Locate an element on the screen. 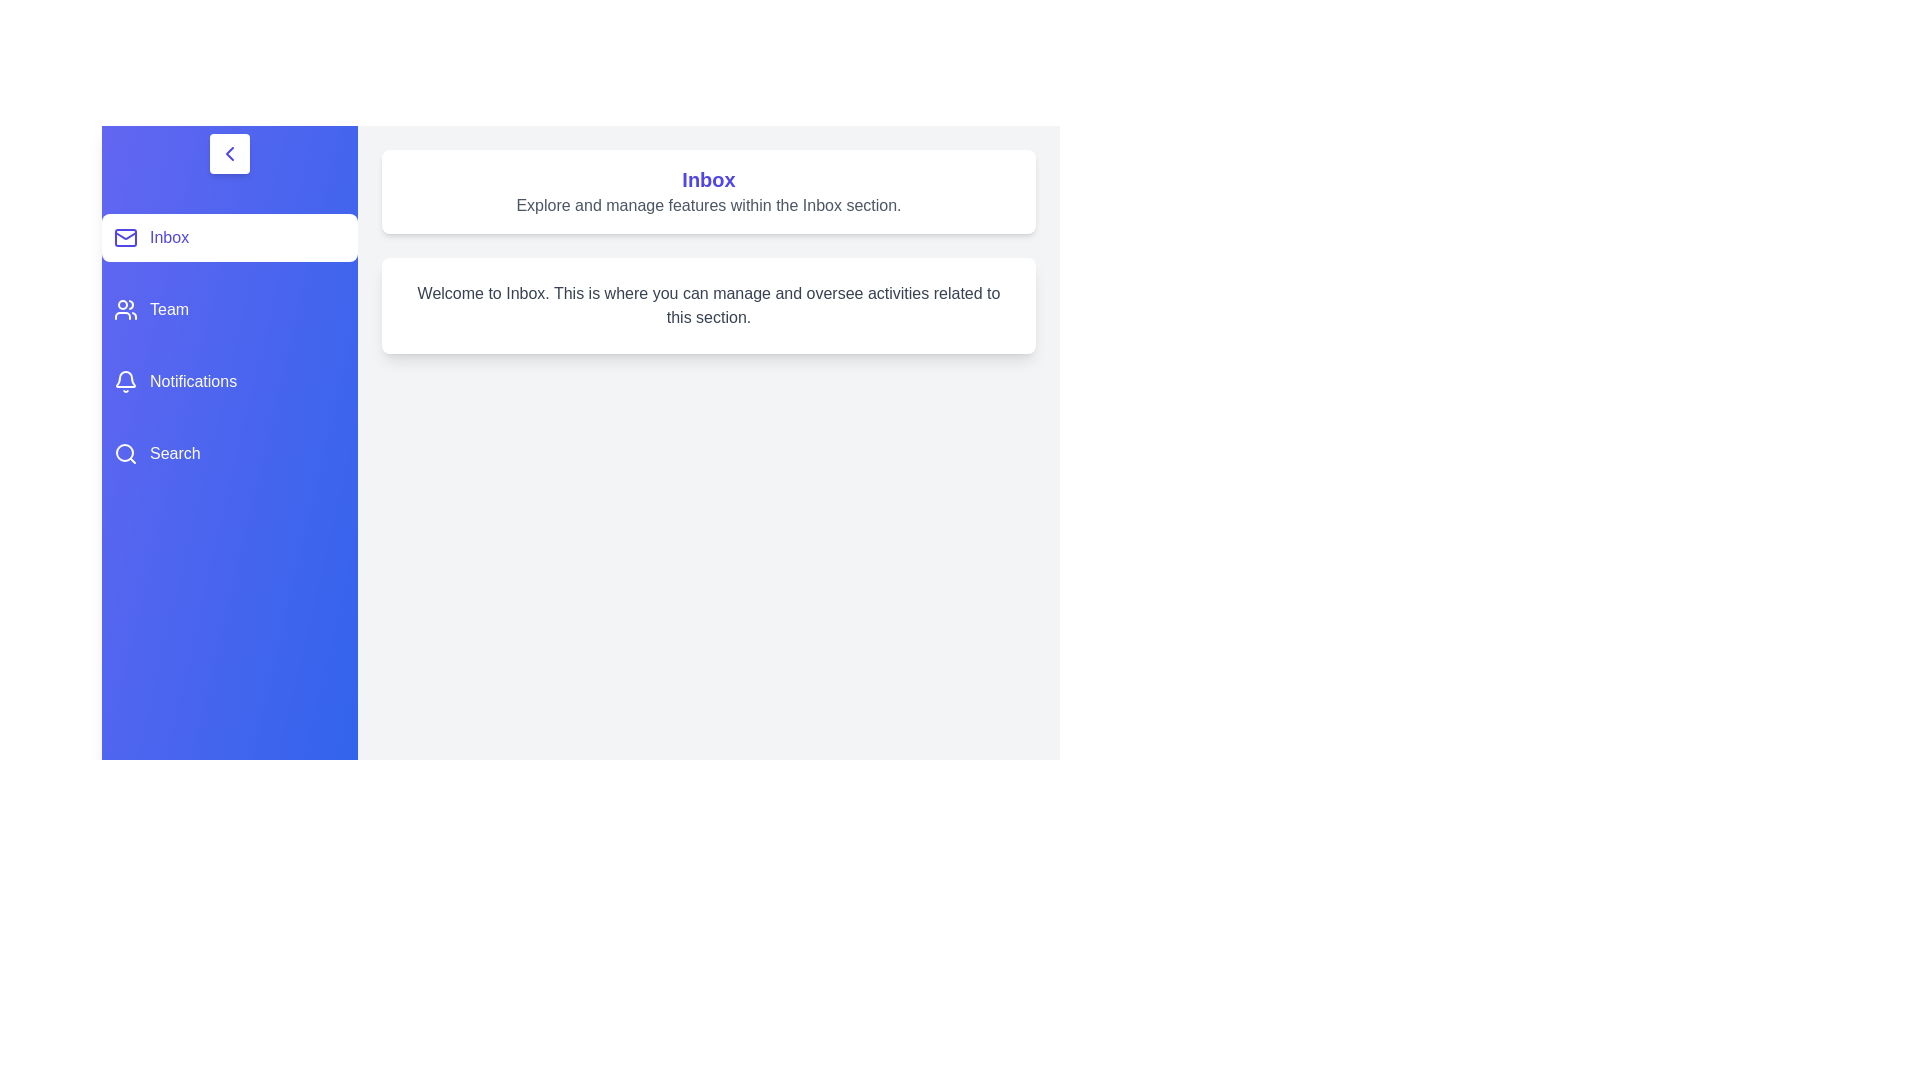  toggle button to change the drawer's state is located at coordinates (230, 153).